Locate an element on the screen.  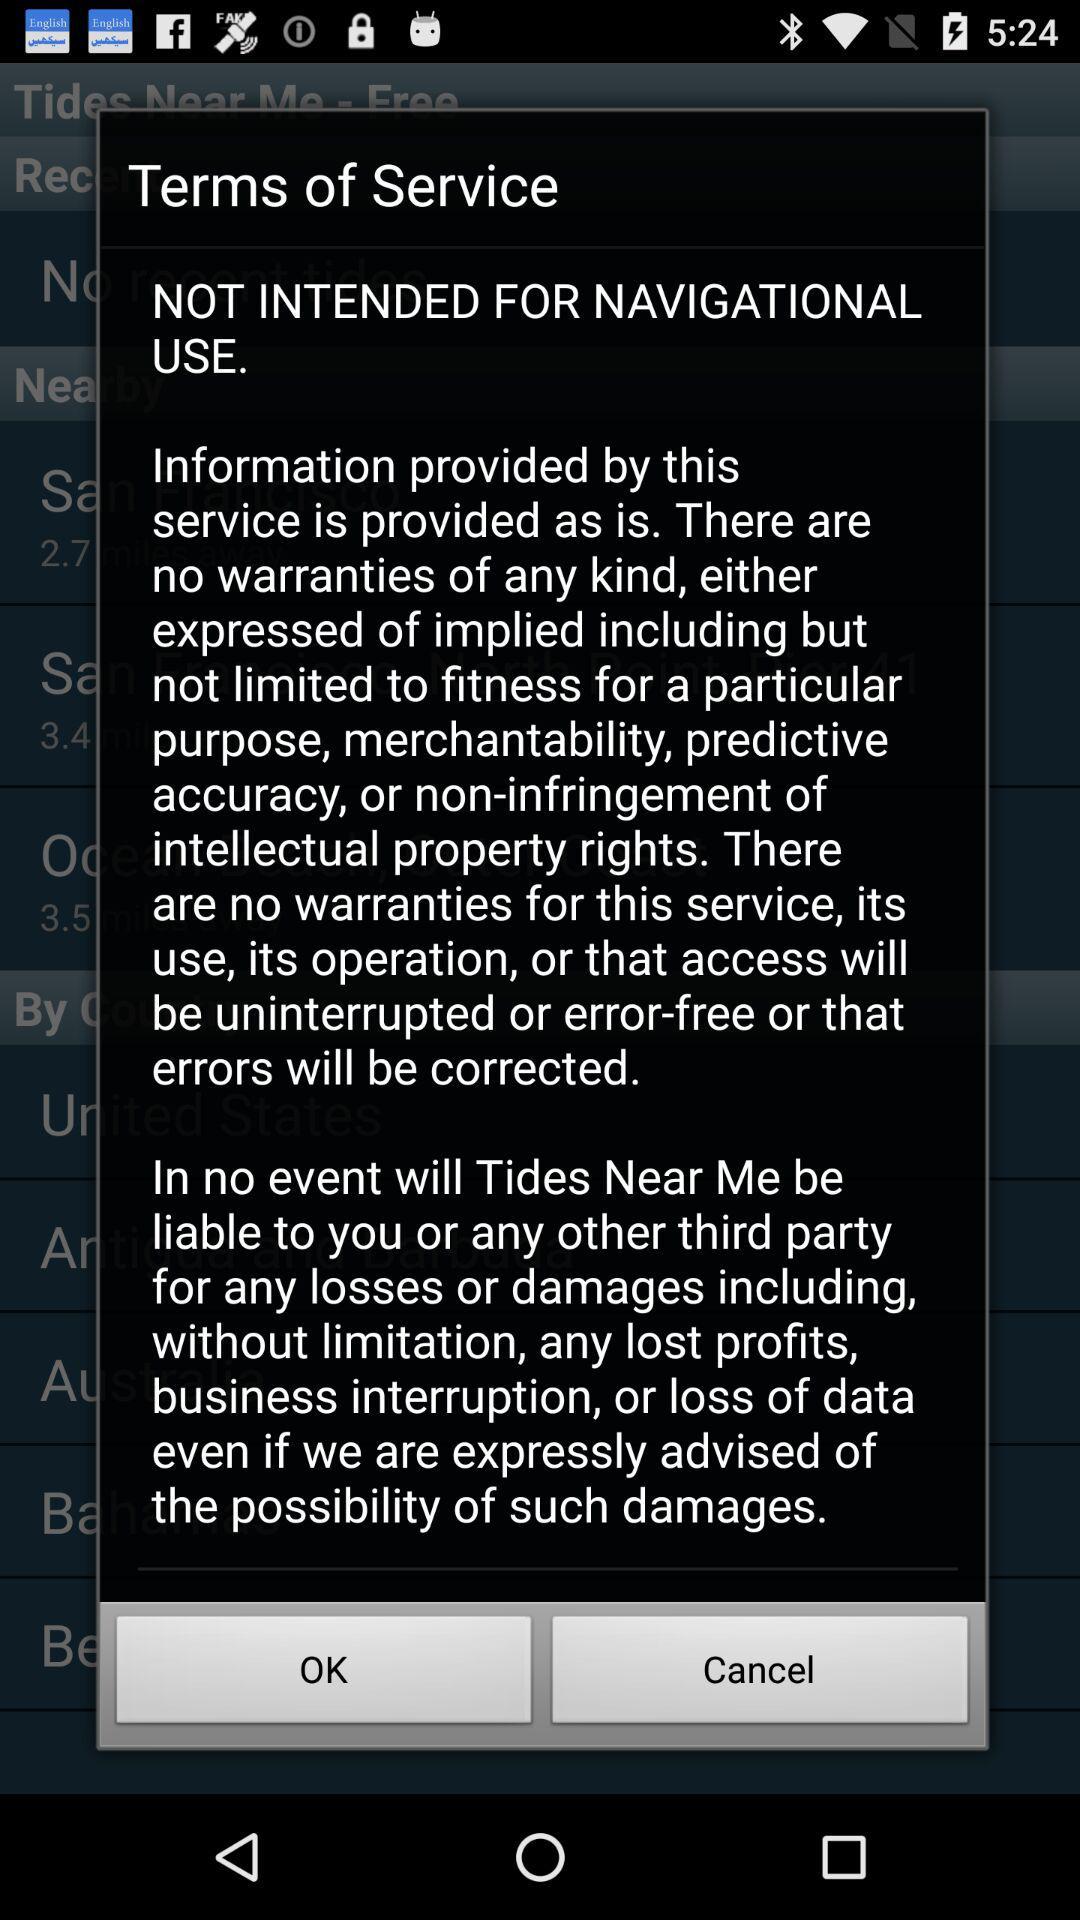
the ok button is located at coordinates (323, 1675).